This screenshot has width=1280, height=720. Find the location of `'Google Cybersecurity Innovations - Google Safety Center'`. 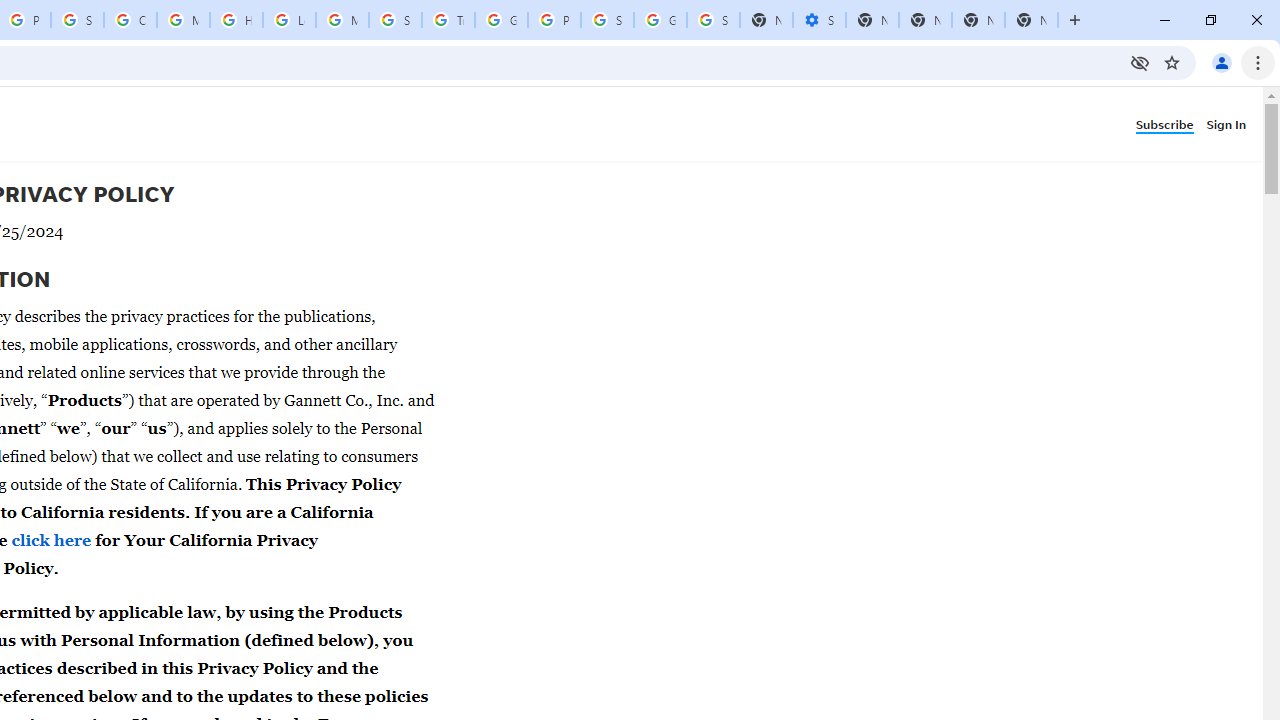

'Google Cybersecurity Innovations - Google Safety Center' is located at coordinates (660, 20).